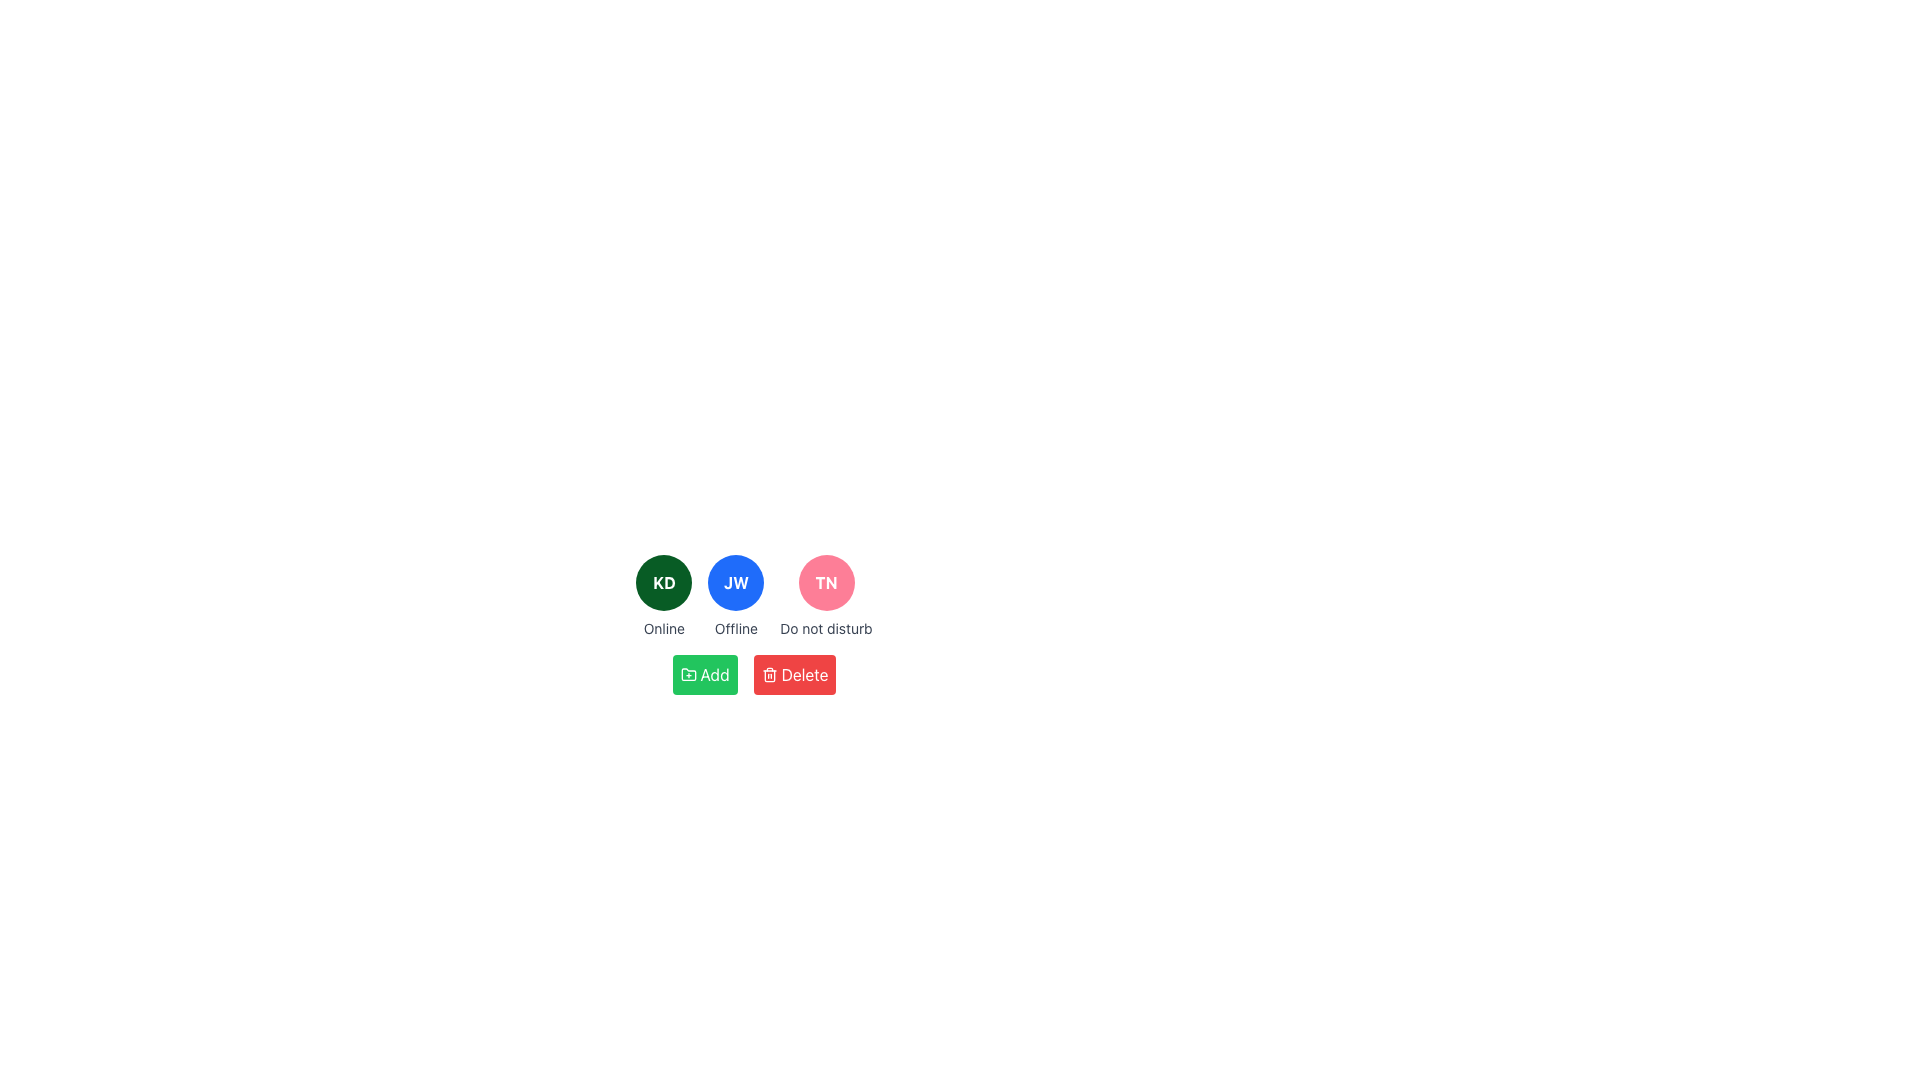  I want to click on label 'Delete' located within the red button at the bottom of the interface, positioned to the right of the green 'Add' button, so click(805, 675).